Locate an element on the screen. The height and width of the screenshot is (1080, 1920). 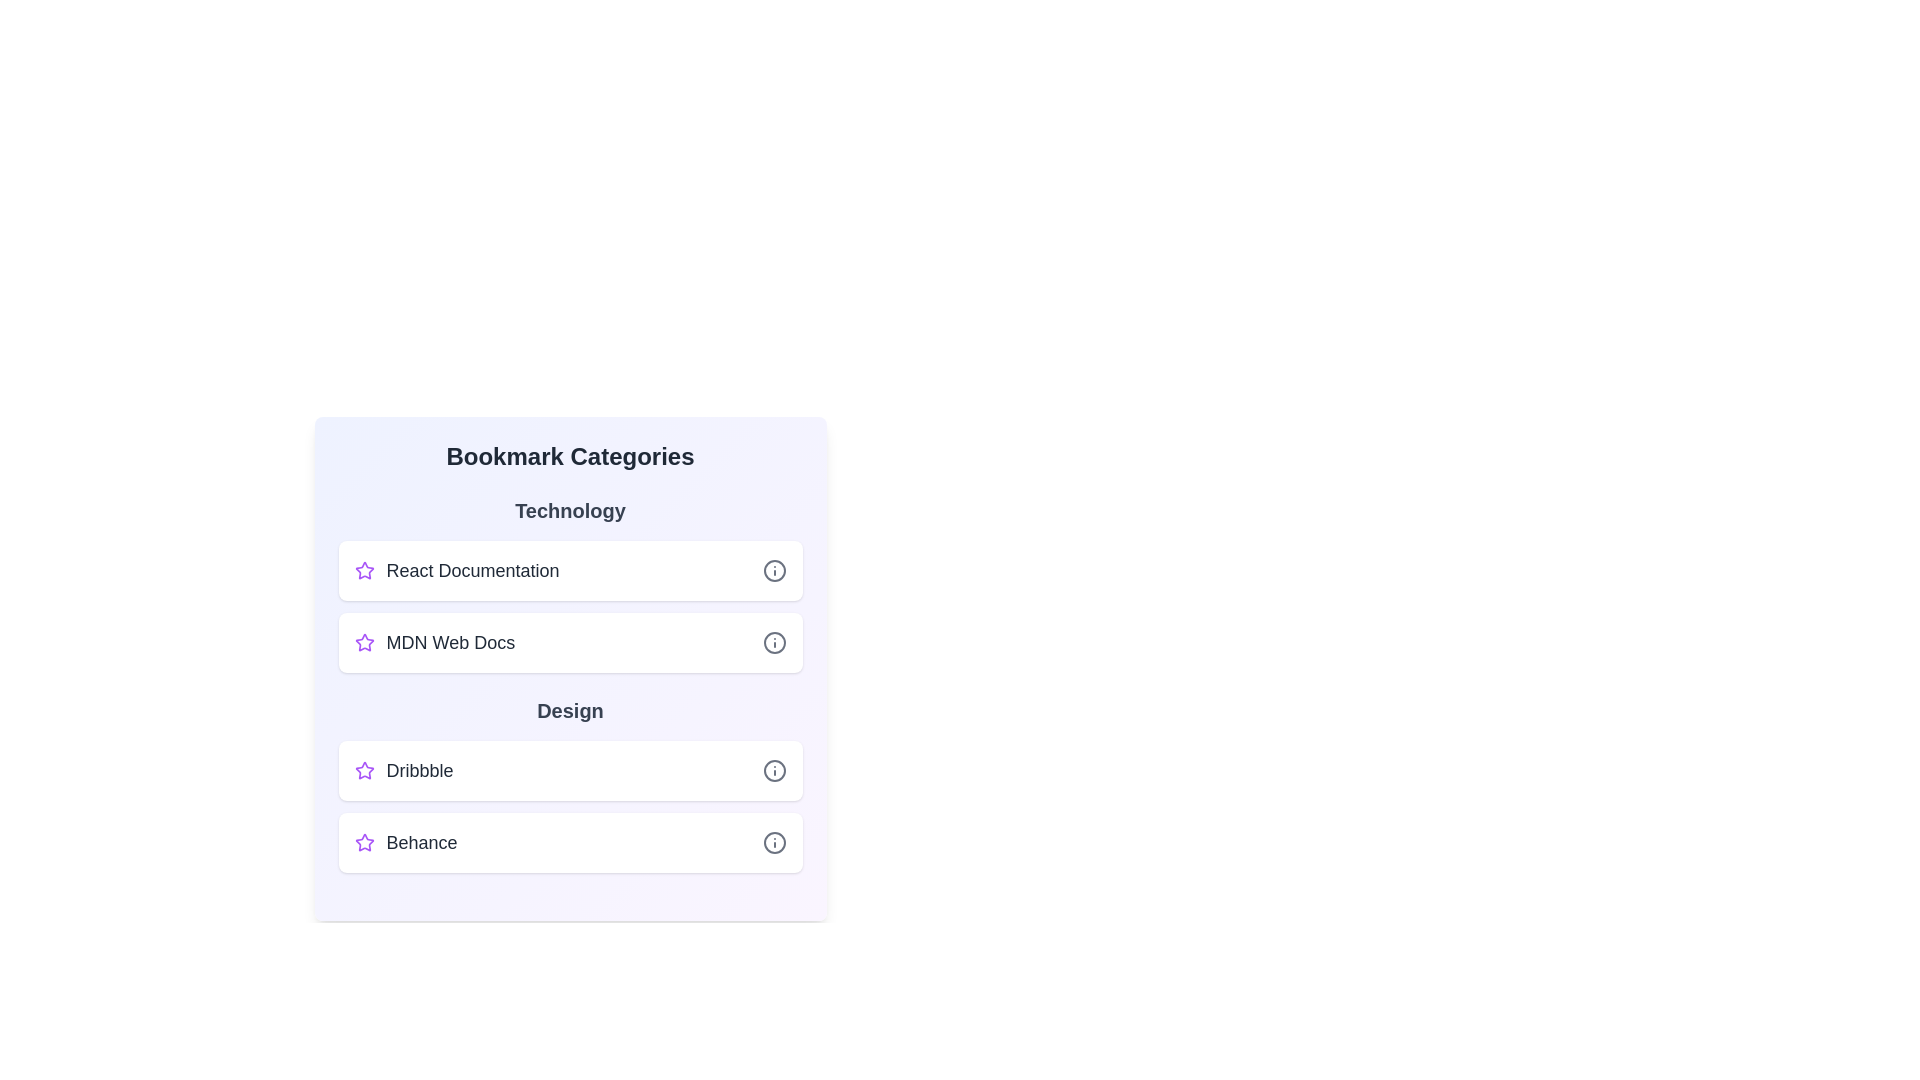
the bookmark titled Behance is located at coordinates (569, 843).